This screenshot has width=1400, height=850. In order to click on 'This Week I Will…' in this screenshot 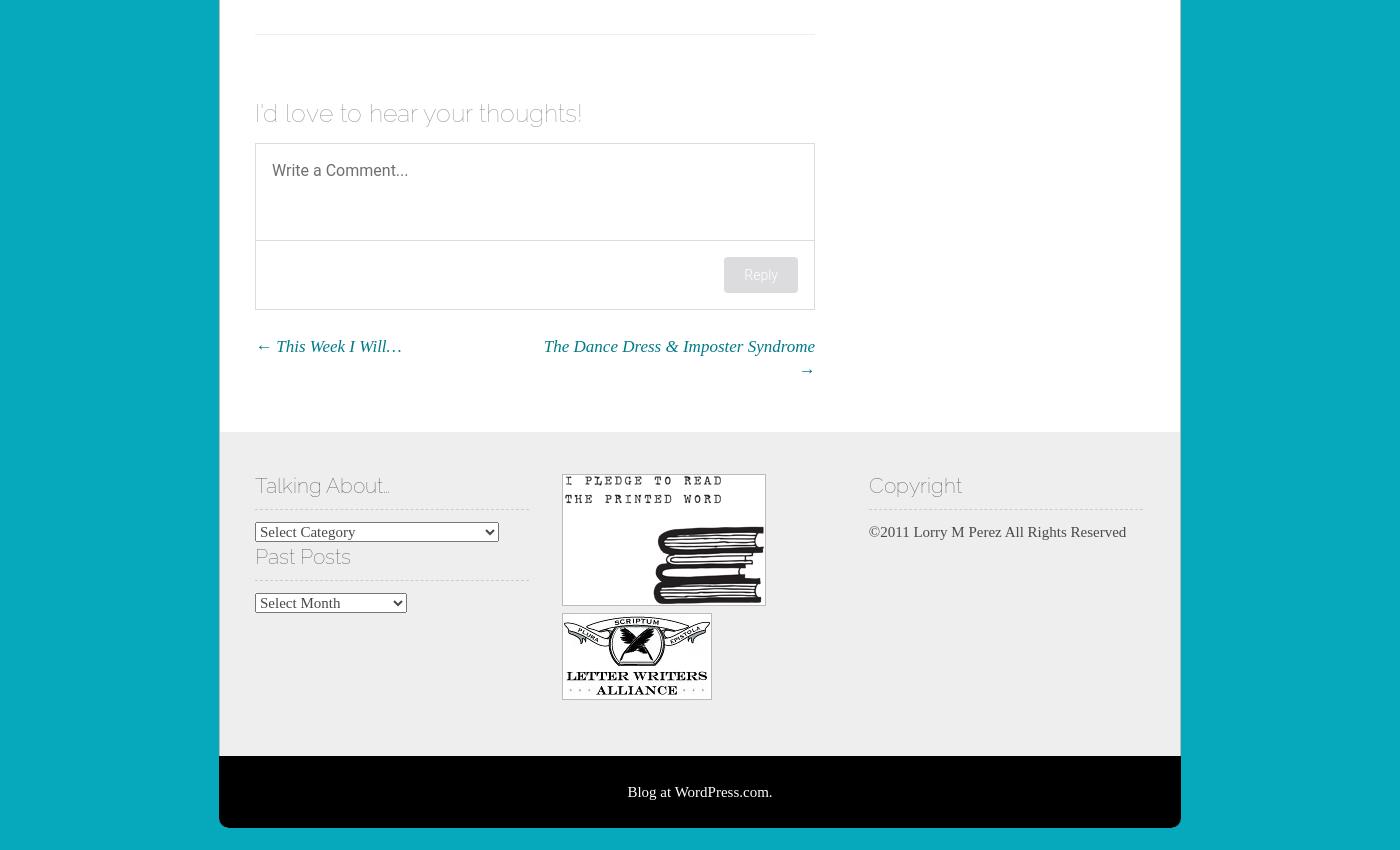, I will do `click(336, 344)`.